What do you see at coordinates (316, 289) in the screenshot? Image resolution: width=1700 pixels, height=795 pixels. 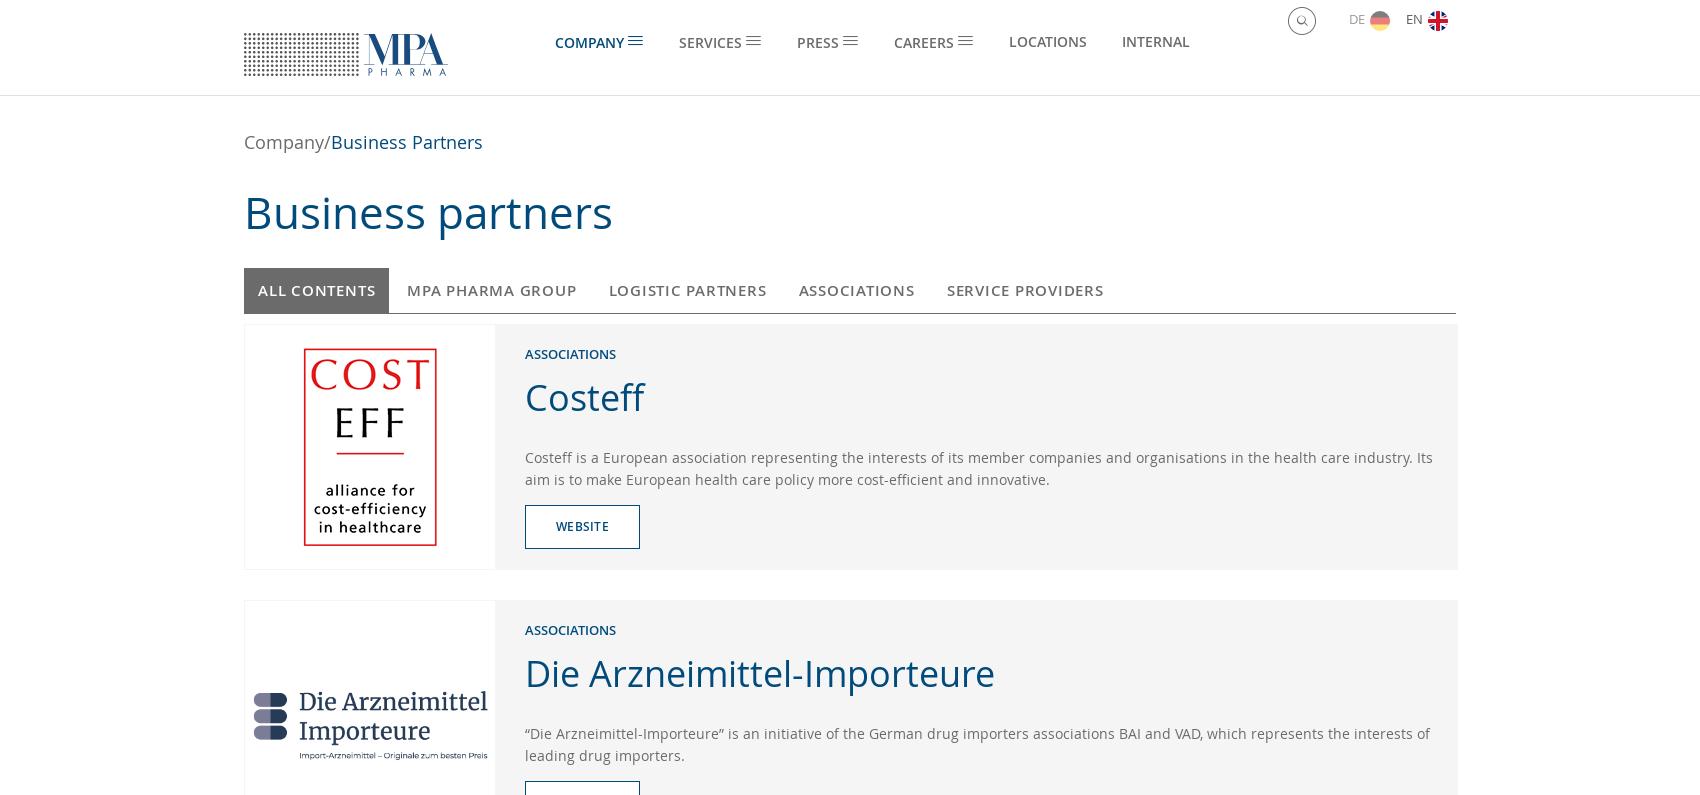 I see `'All contents'` at bounding box center [316, 289].